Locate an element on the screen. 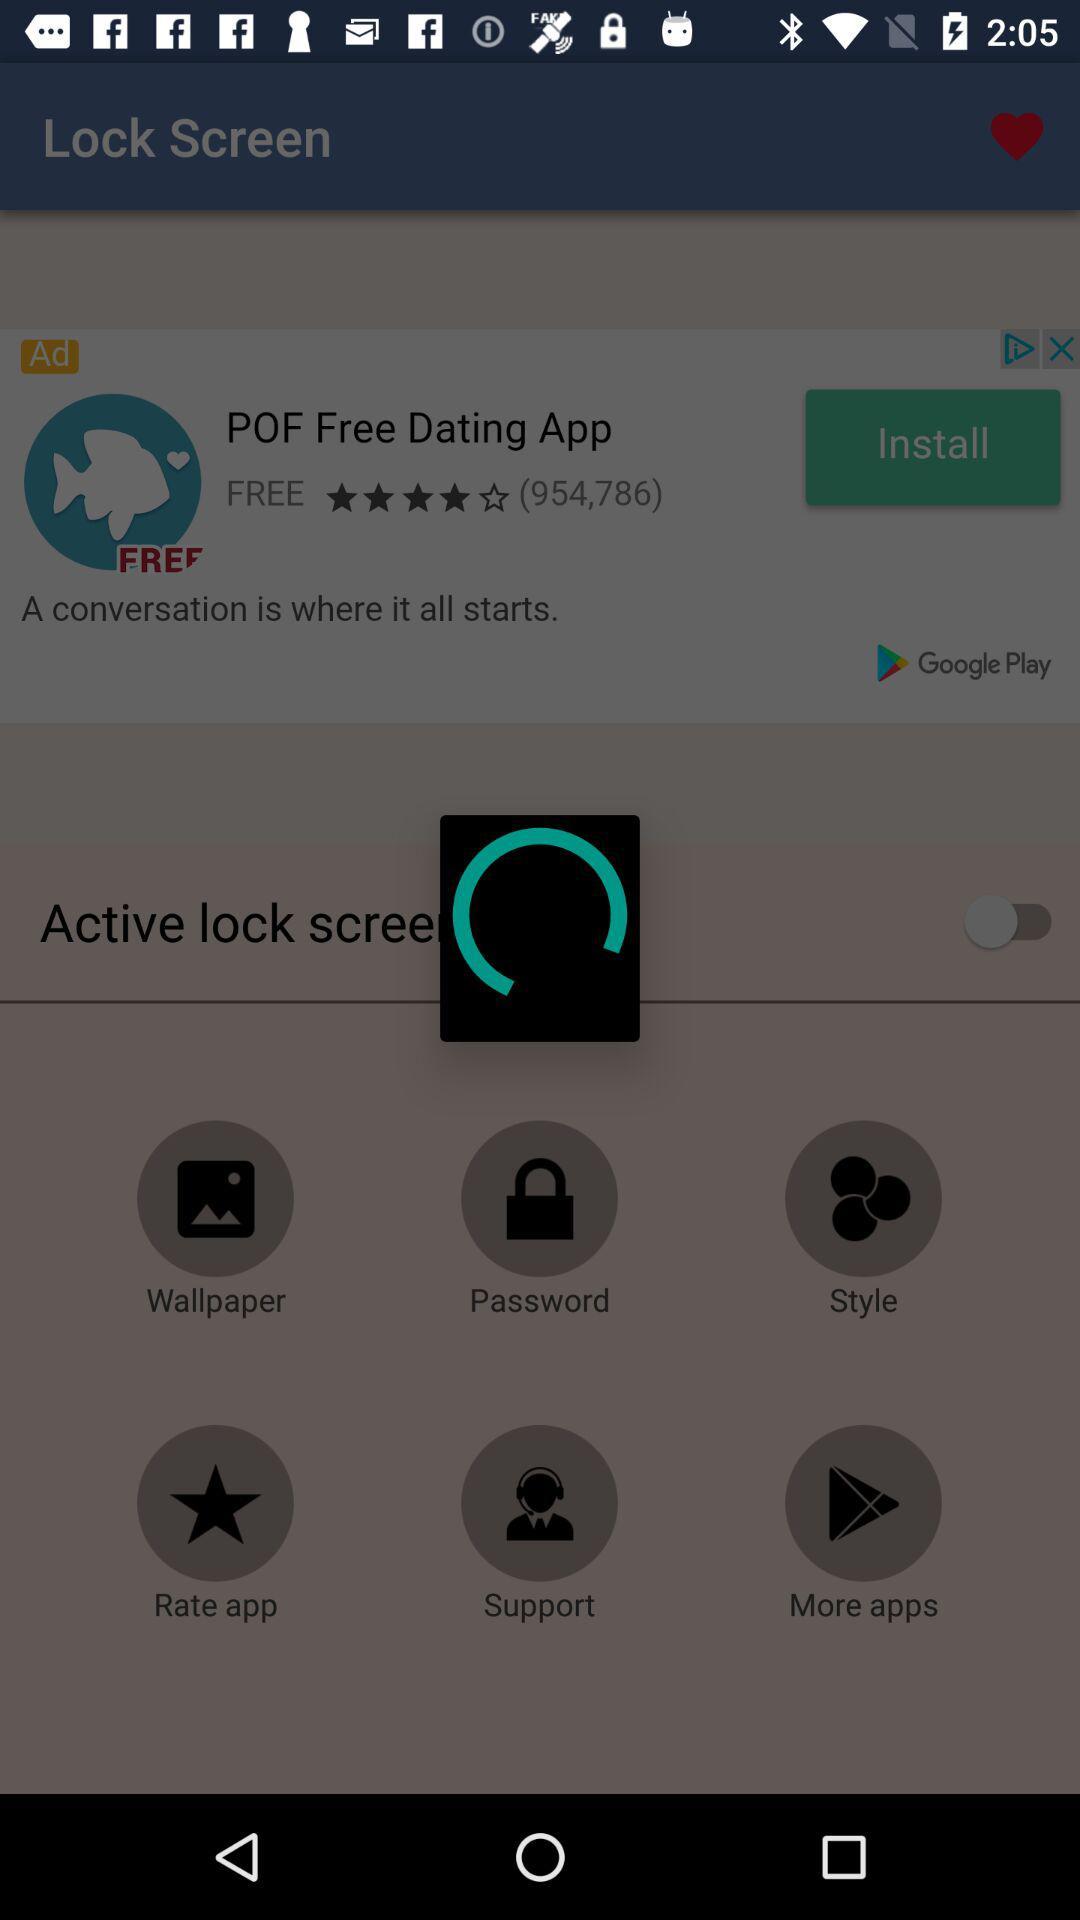 The height and width of the screenshot is (1920, 1080). the avatar icon is located at coordinates (540, 1503).